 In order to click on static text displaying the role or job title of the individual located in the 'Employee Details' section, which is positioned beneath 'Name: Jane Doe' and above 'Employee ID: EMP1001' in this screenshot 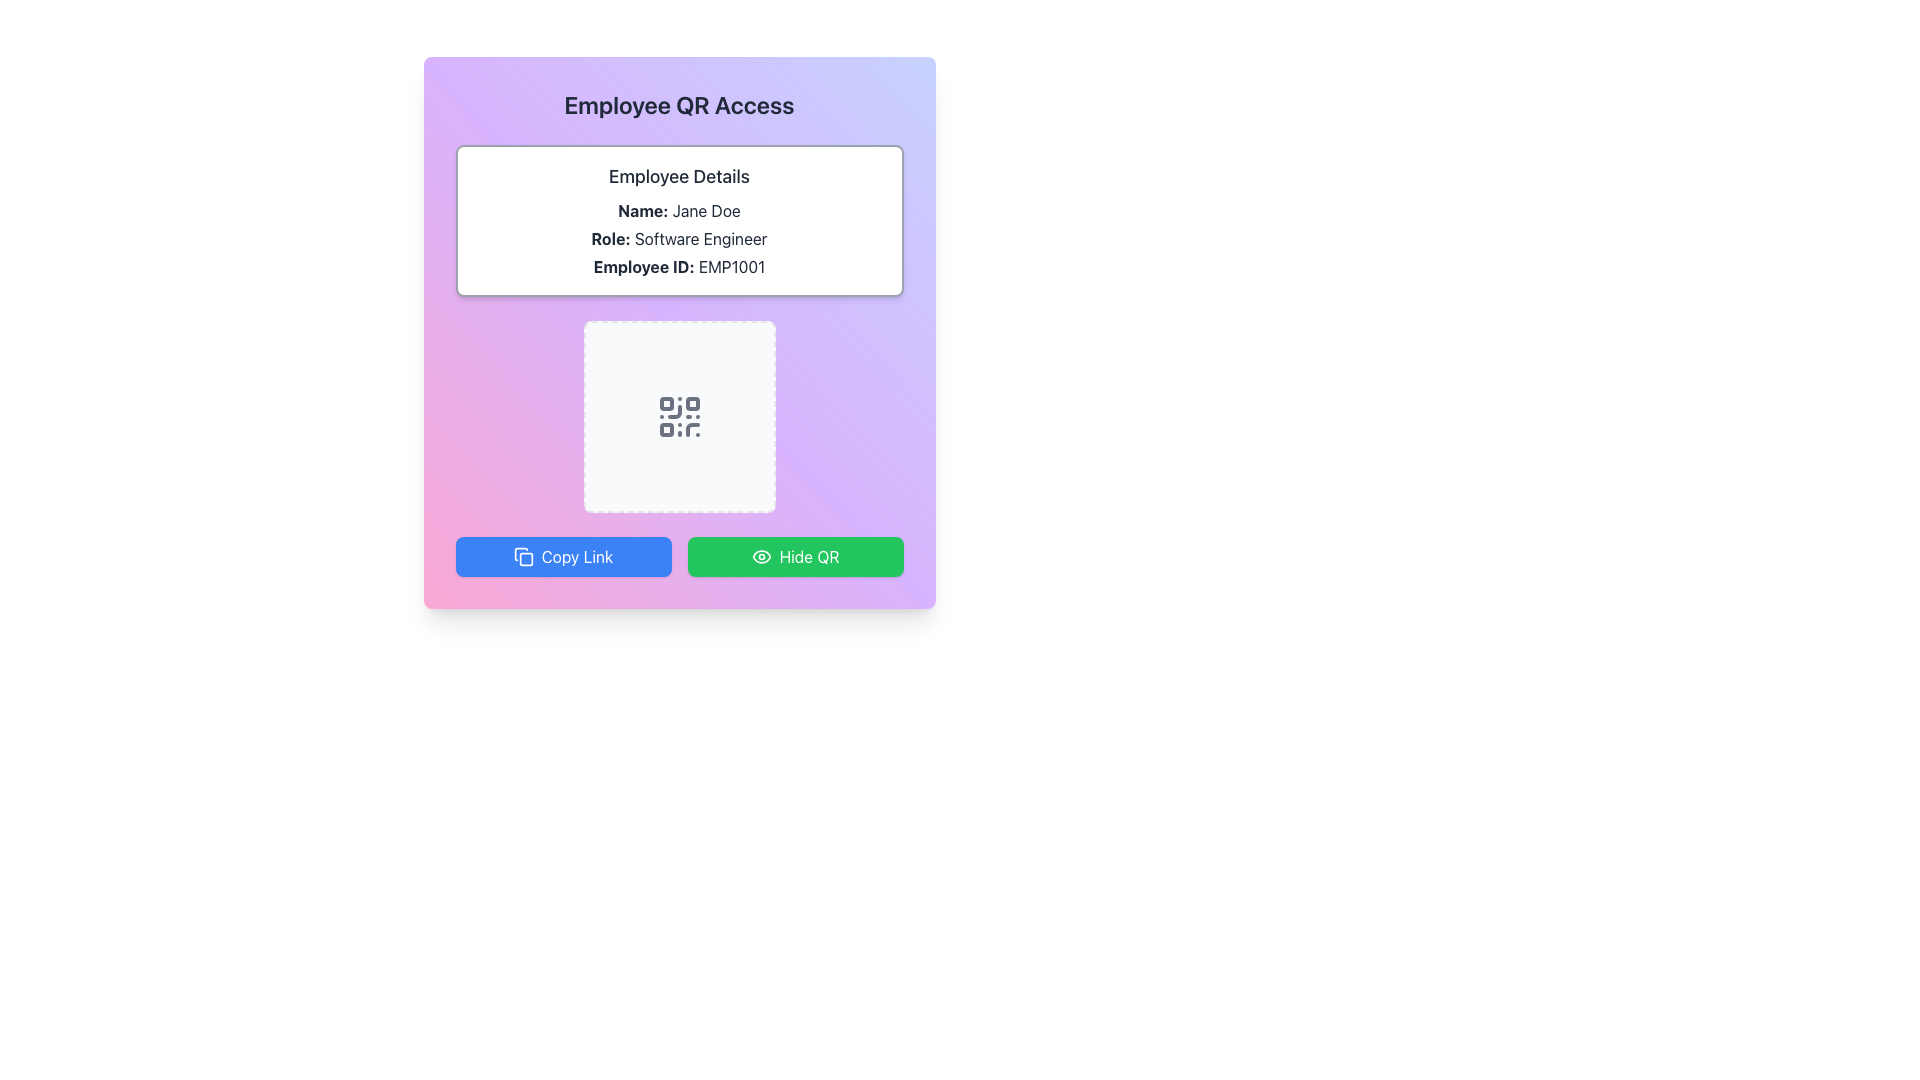, I will do `click(679, 238)`.